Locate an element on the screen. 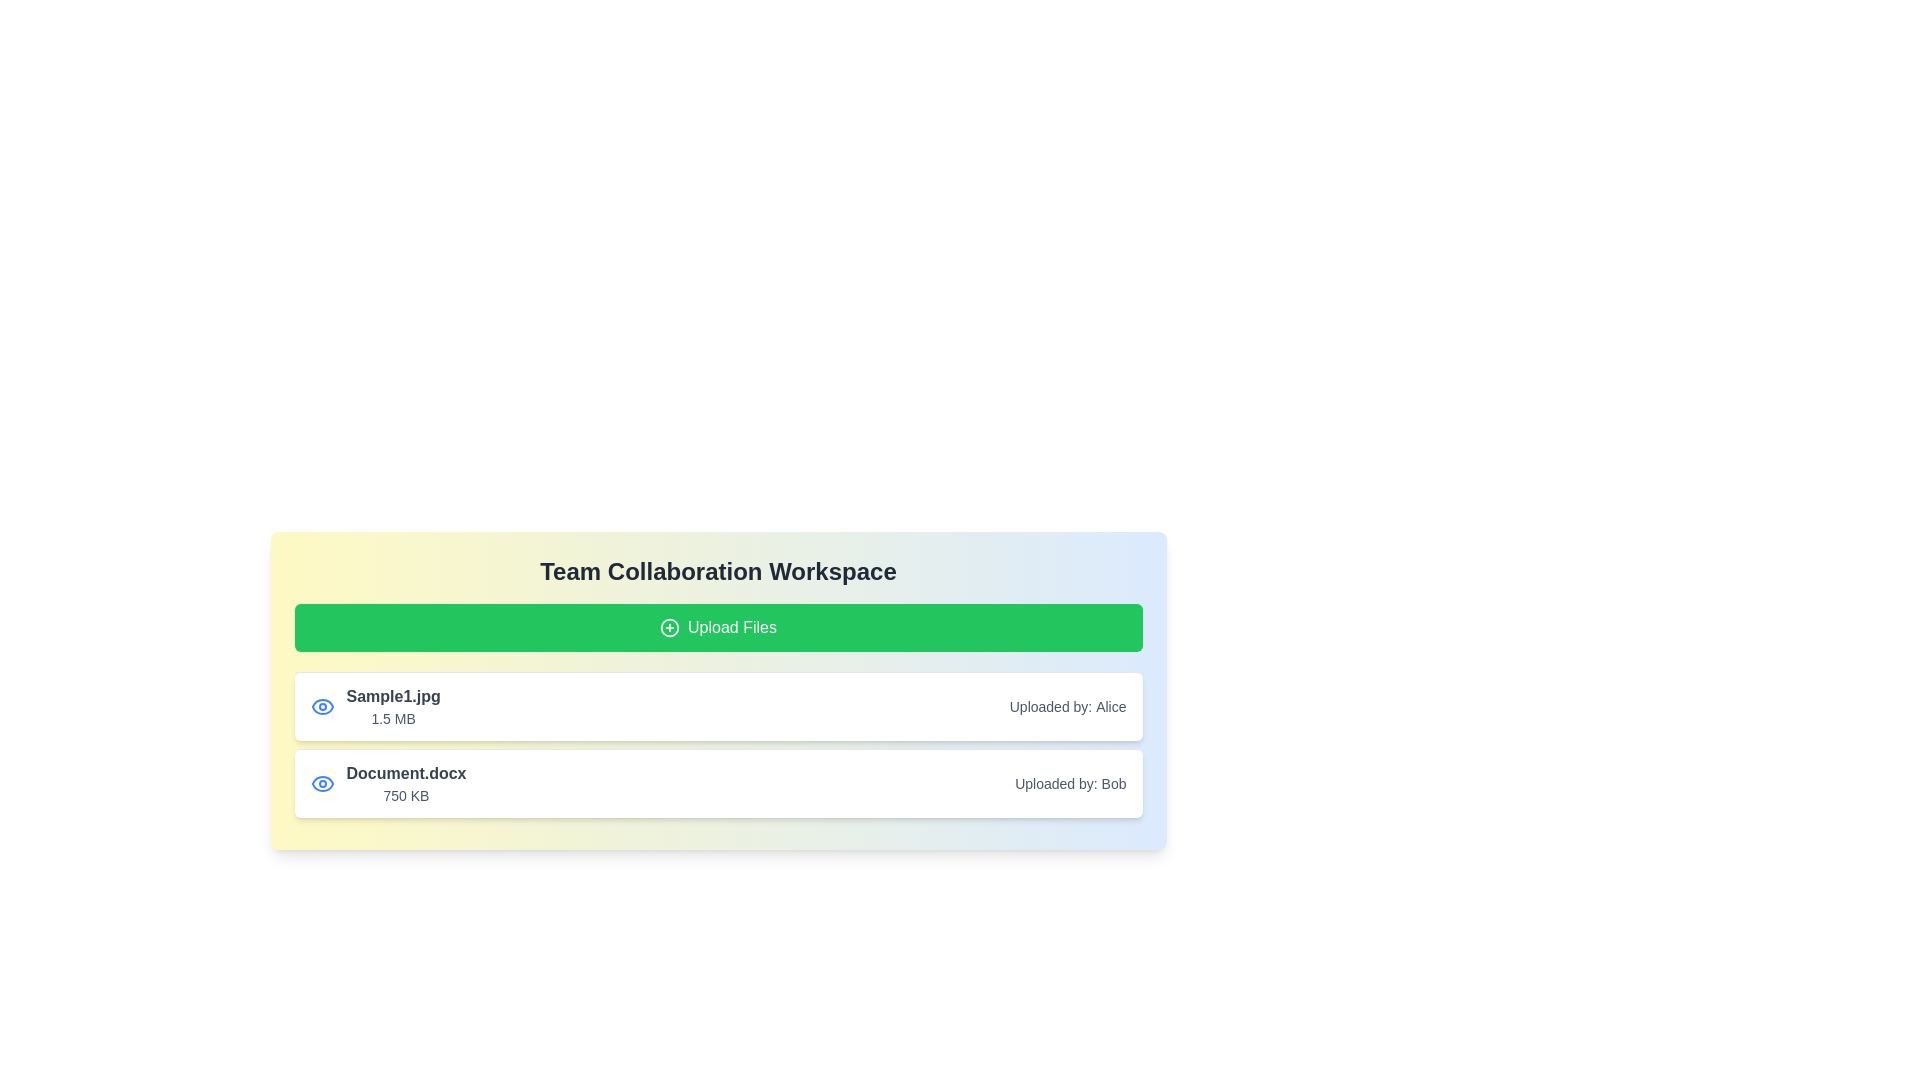 This screenshot has width=1920, height=1080. the upload icon located to the left of the 'Upload Files' text within the button is located at coordinates (670, 627).